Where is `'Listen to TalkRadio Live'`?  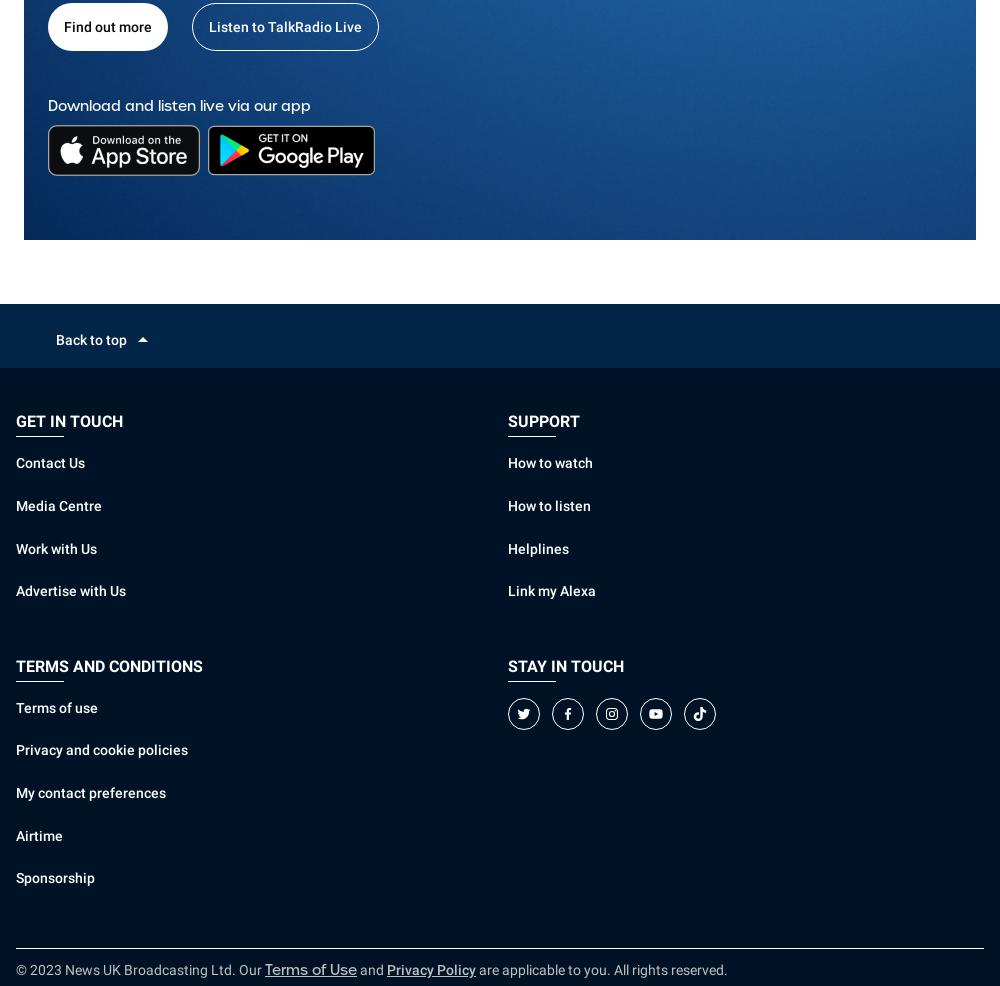
'Listen to TalkRadio Live' is located at coordinates (285, 25).